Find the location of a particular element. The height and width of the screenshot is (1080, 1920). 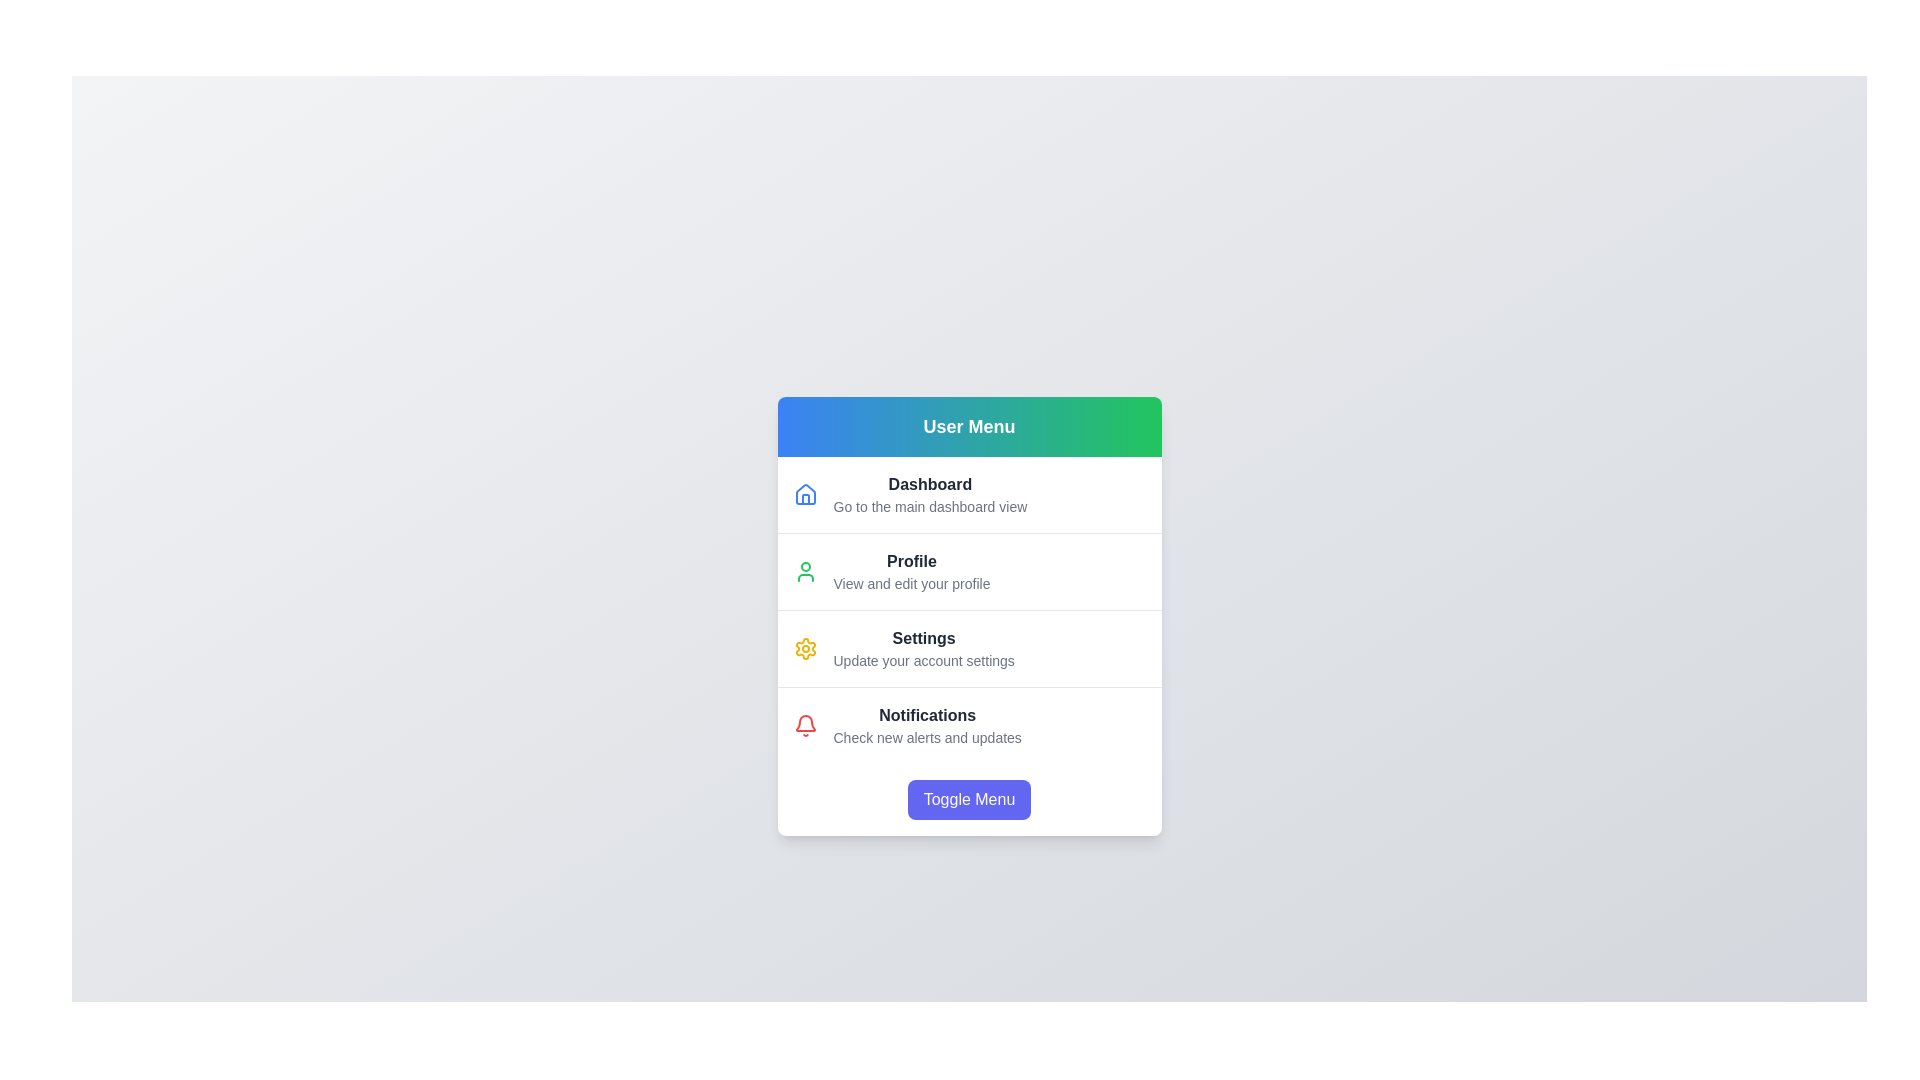

the 'Dashboard' menu item to navigate to the dashboard is located at coordinates (969, 494).